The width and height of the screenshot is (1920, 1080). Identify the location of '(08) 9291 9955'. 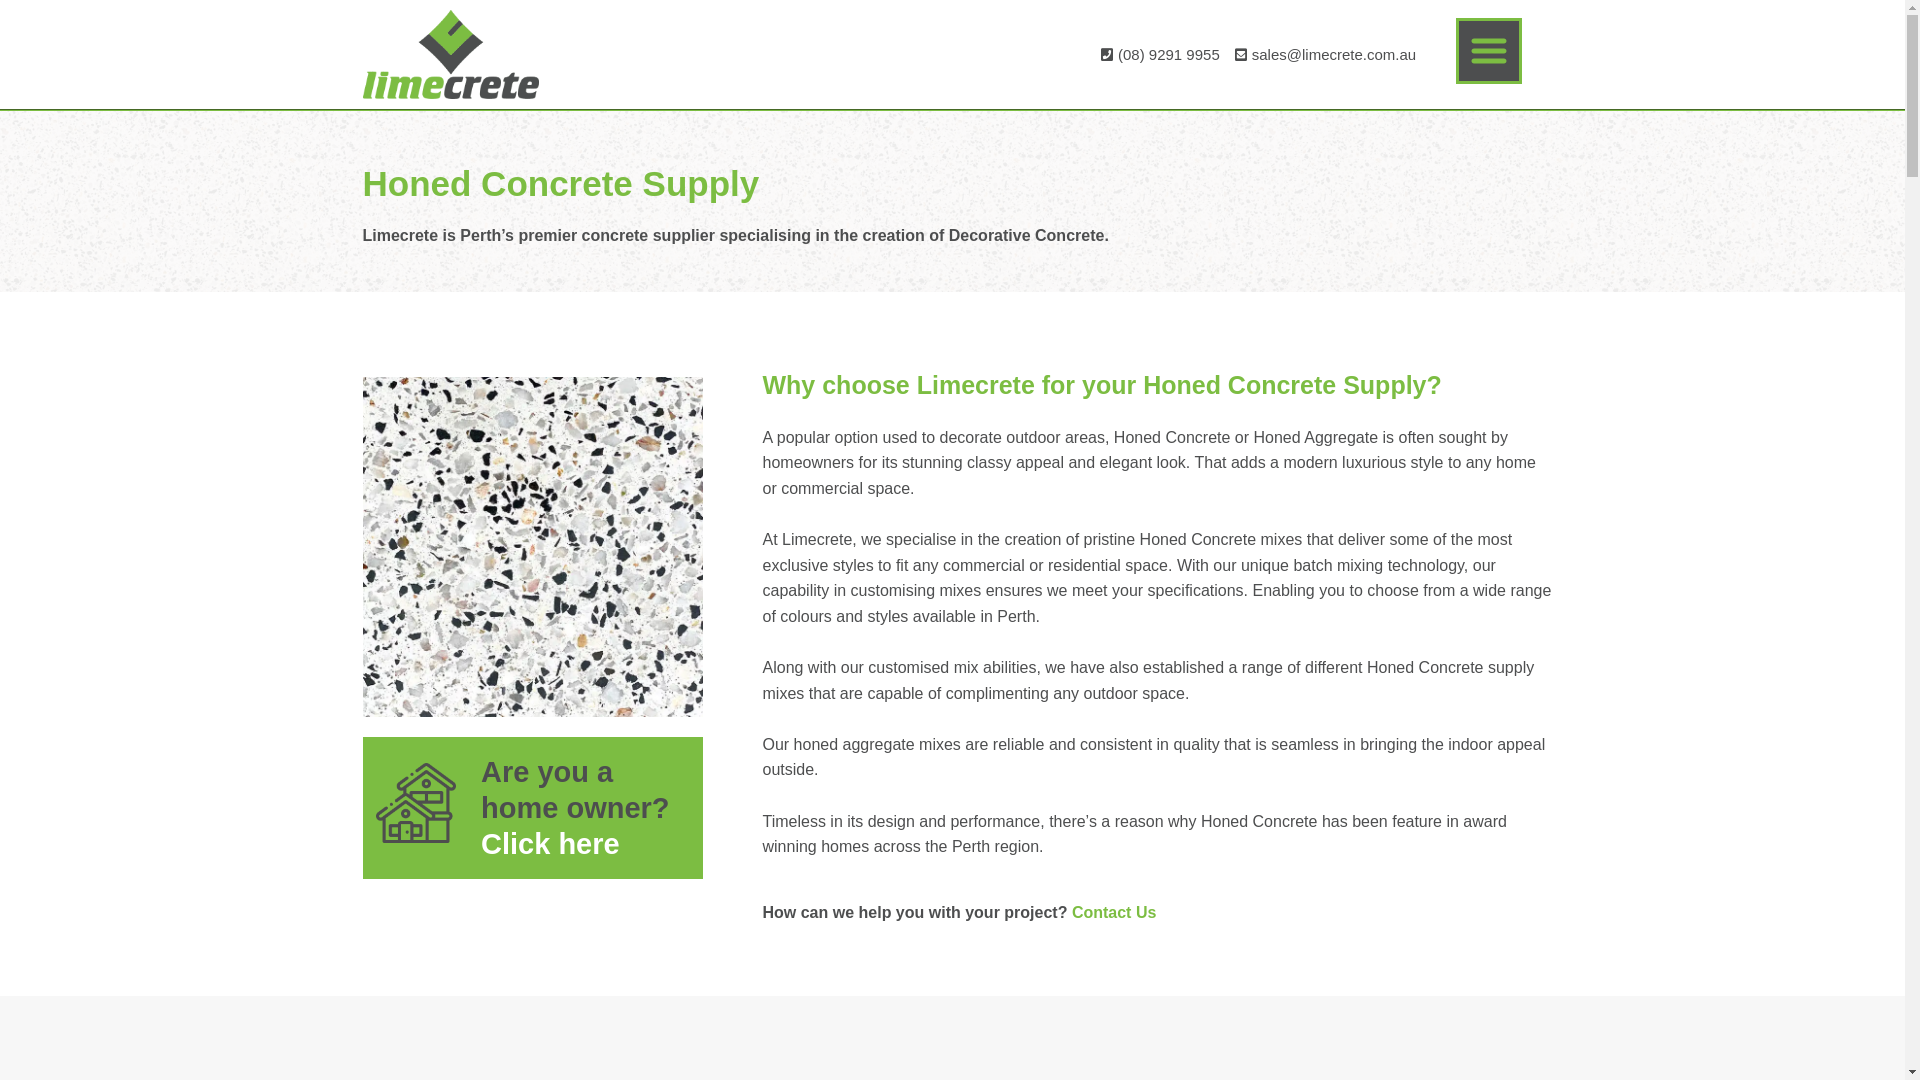
(1157, 53).